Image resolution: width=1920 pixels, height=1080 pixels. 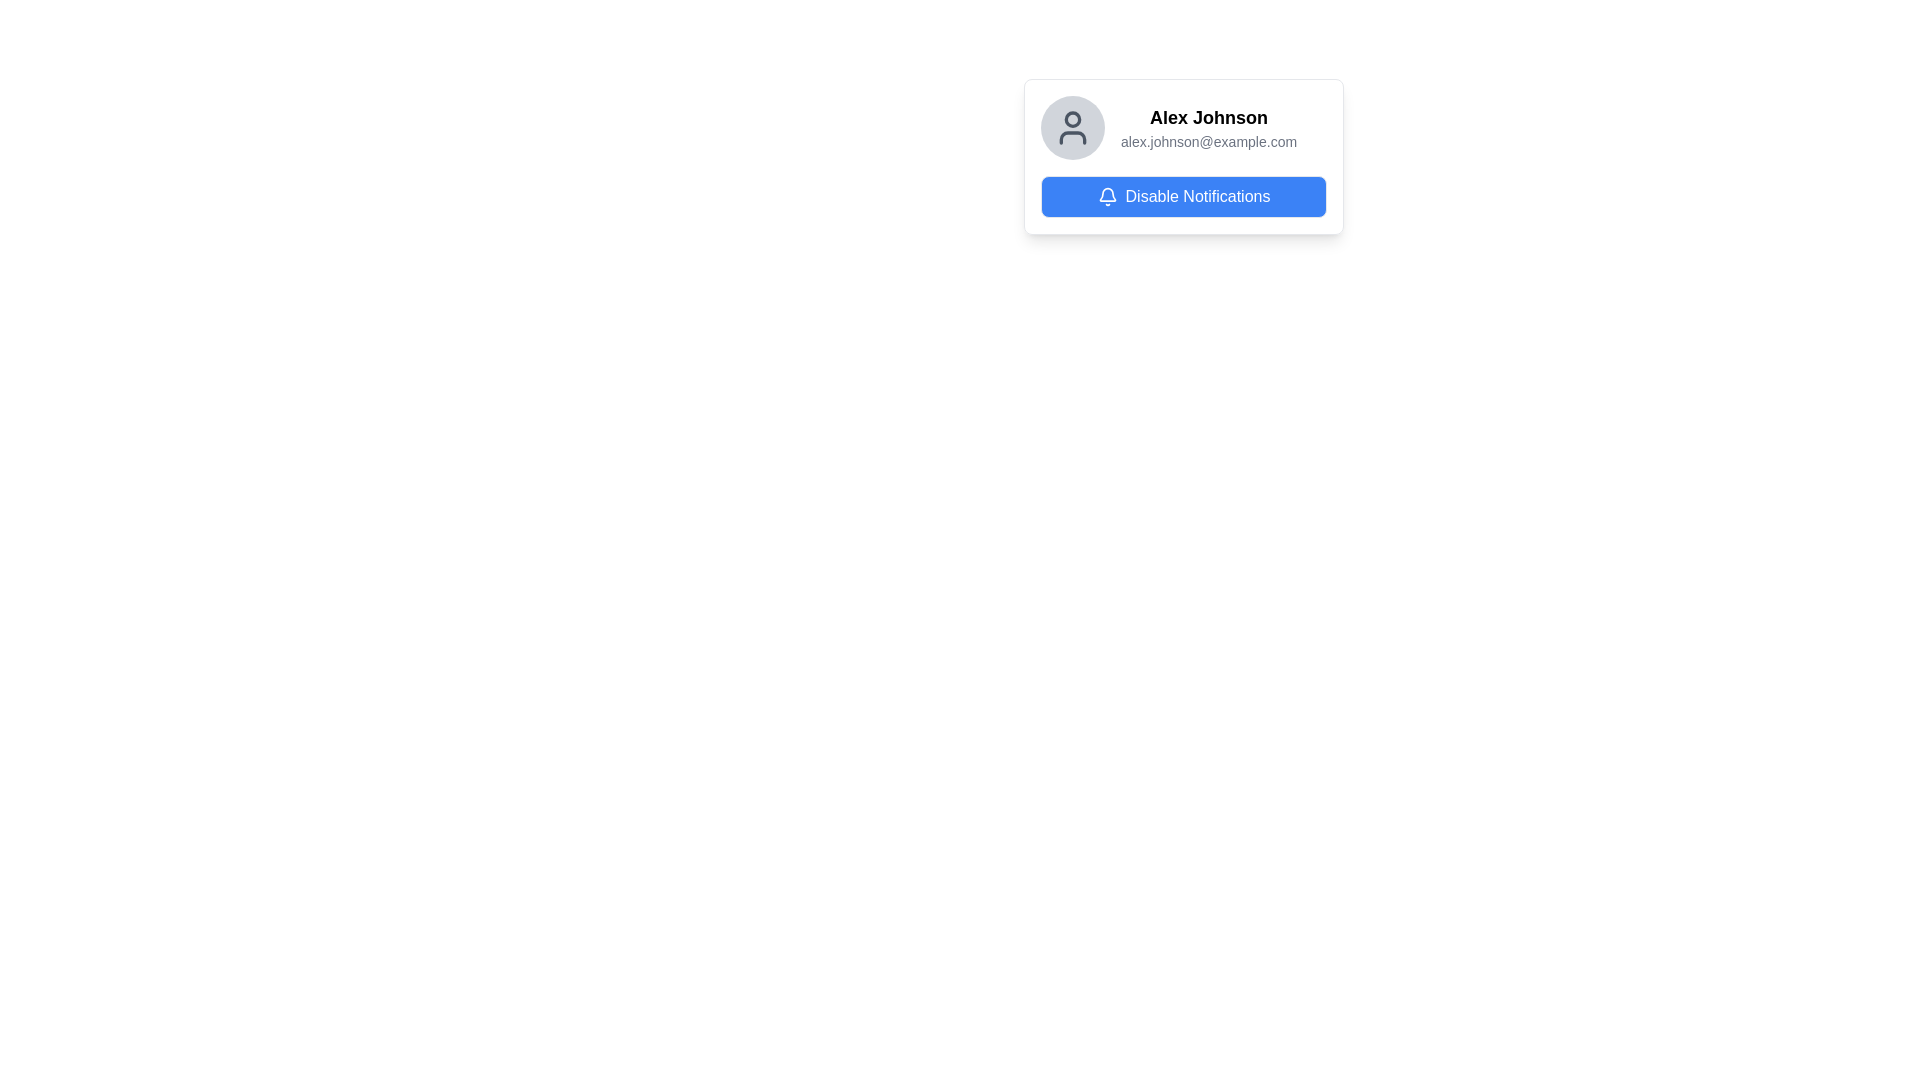 What do you see at coordinates (1184, 127) in the screenshot?
I see `the User Information Display containing the user icon and text for 'Alex Johnson'` at bounding box center [1184, 127].